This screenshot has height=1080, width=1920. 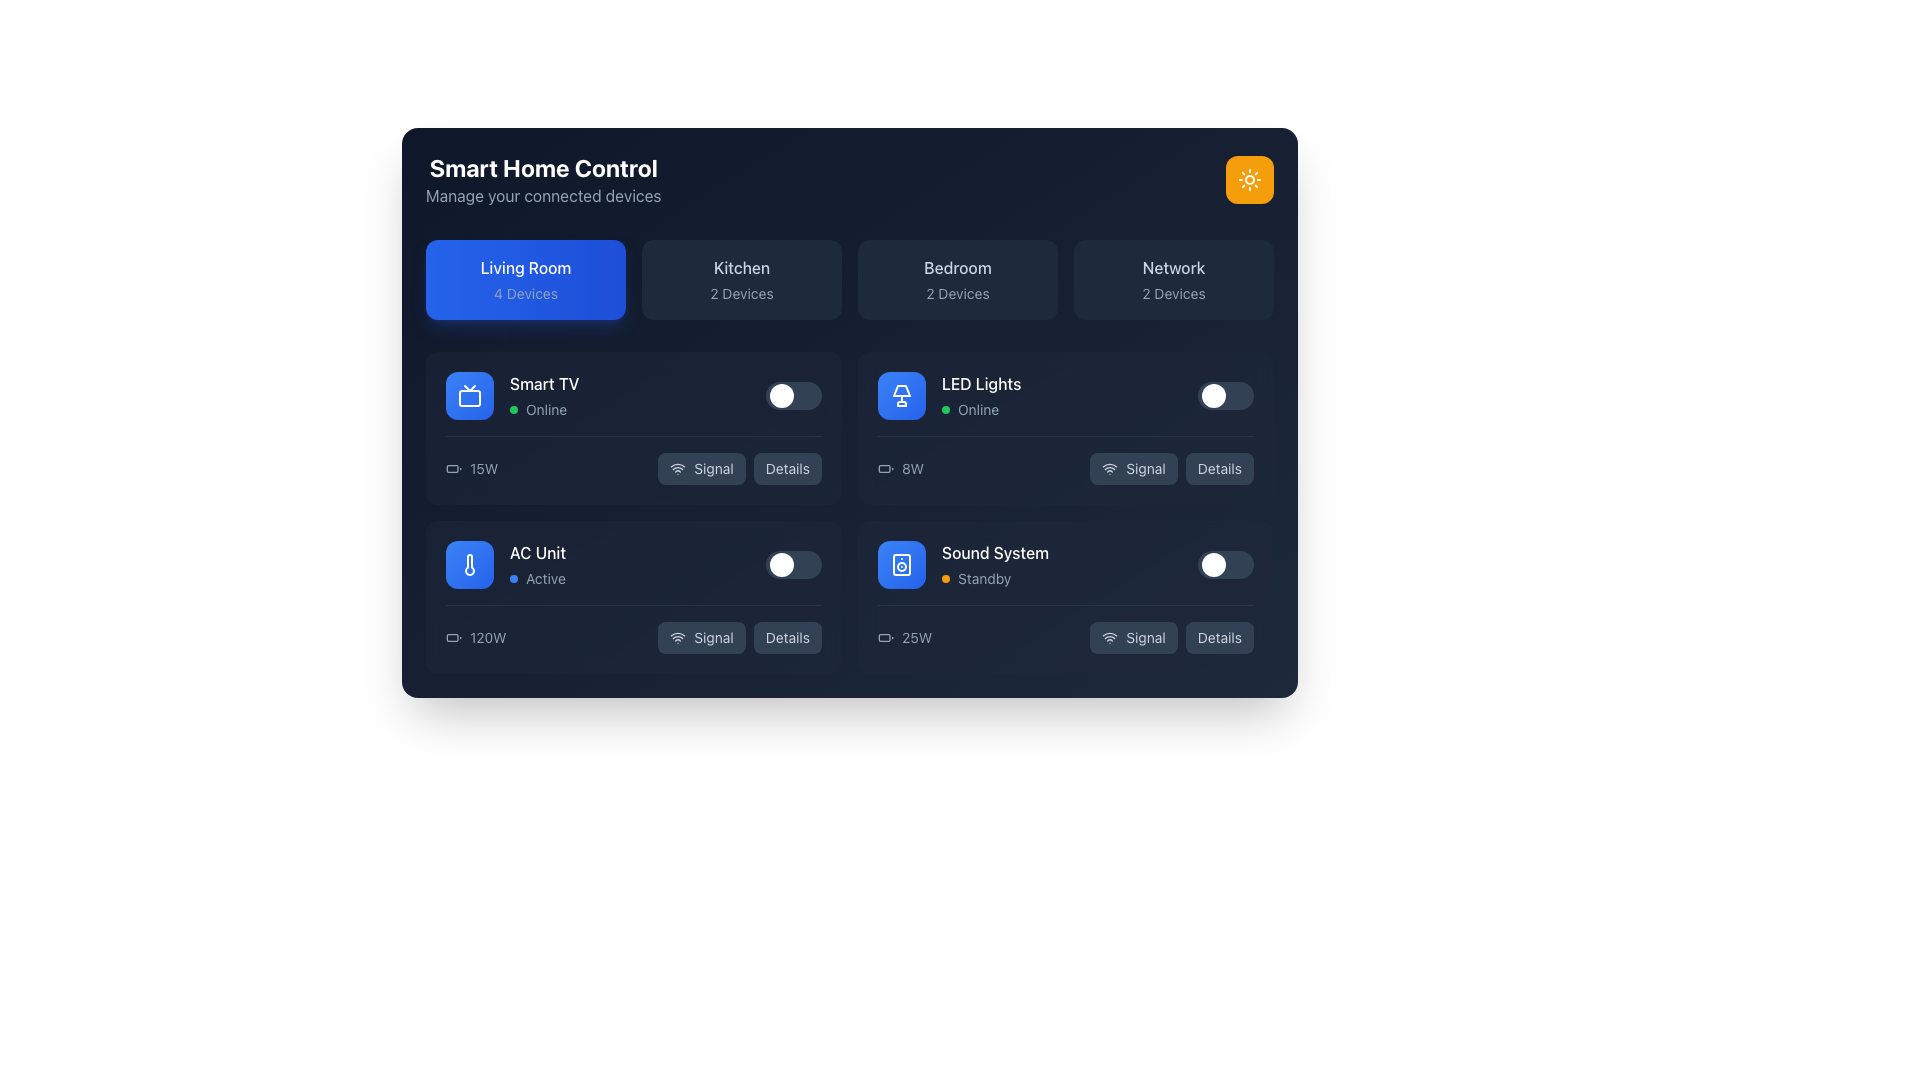 I want to click on the Smart TV status indicator, which displays that the device is online, located in the top row of the second section, to the left of the central content, and is the first device listed under the 'Living Room' category, so click(x=512, y=396).